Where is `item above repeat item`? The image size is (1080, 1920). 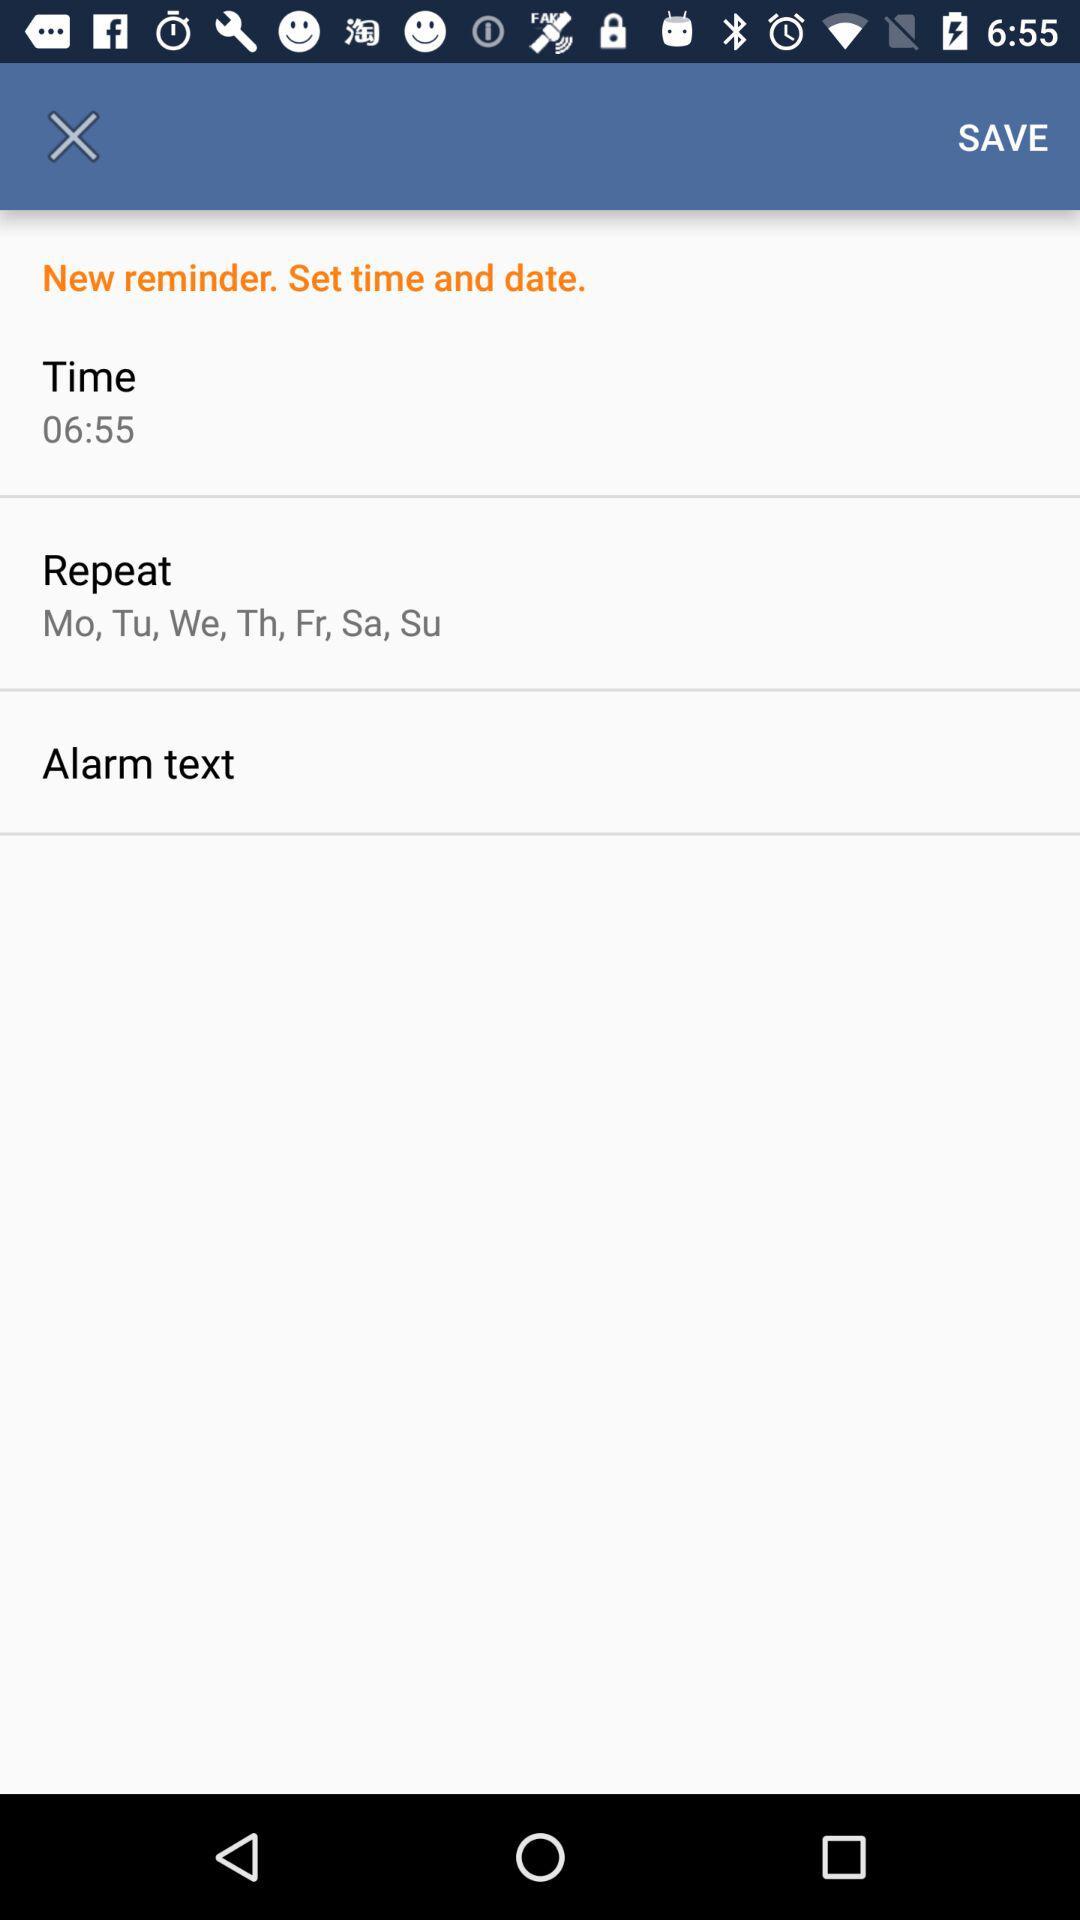
item above repeat item is located at coordinates (87, 427).